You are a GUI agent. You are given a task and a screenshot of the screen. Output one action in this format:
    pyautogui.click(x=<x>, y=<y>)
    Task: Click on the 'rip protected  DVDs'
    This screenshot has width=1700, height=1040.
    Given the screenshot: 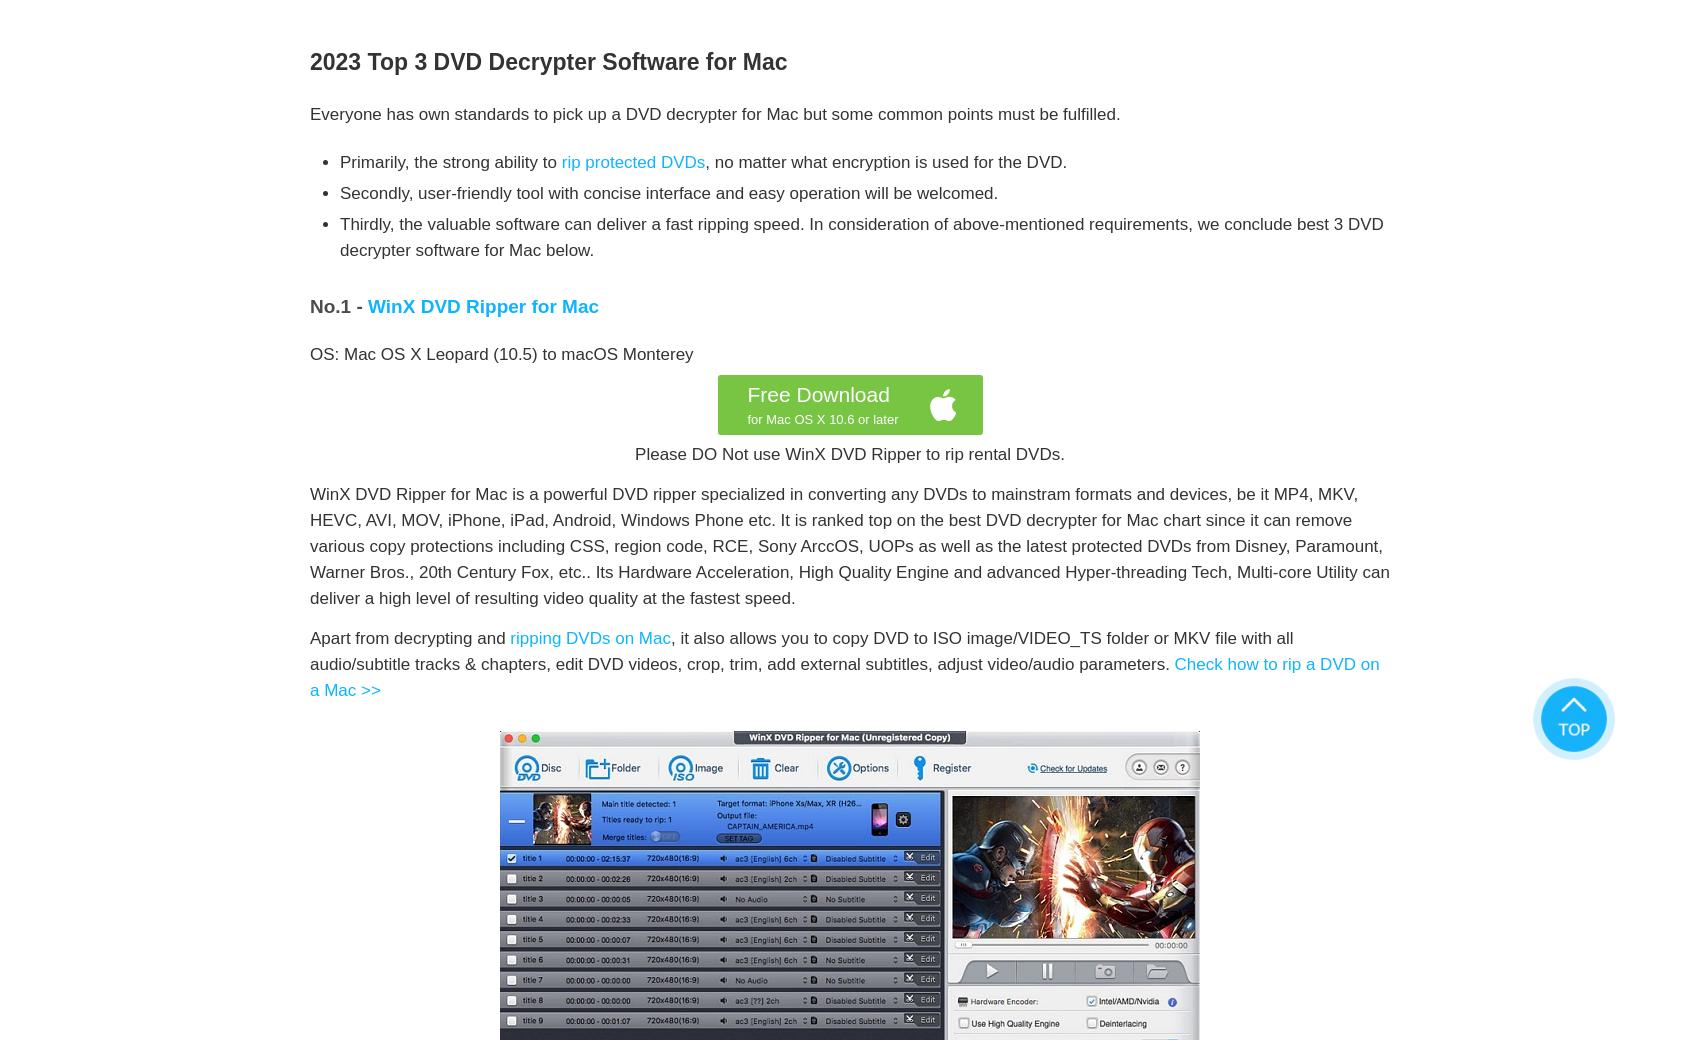 What is the action you would take?
    pyautogui.click(x=632, y=162)
    